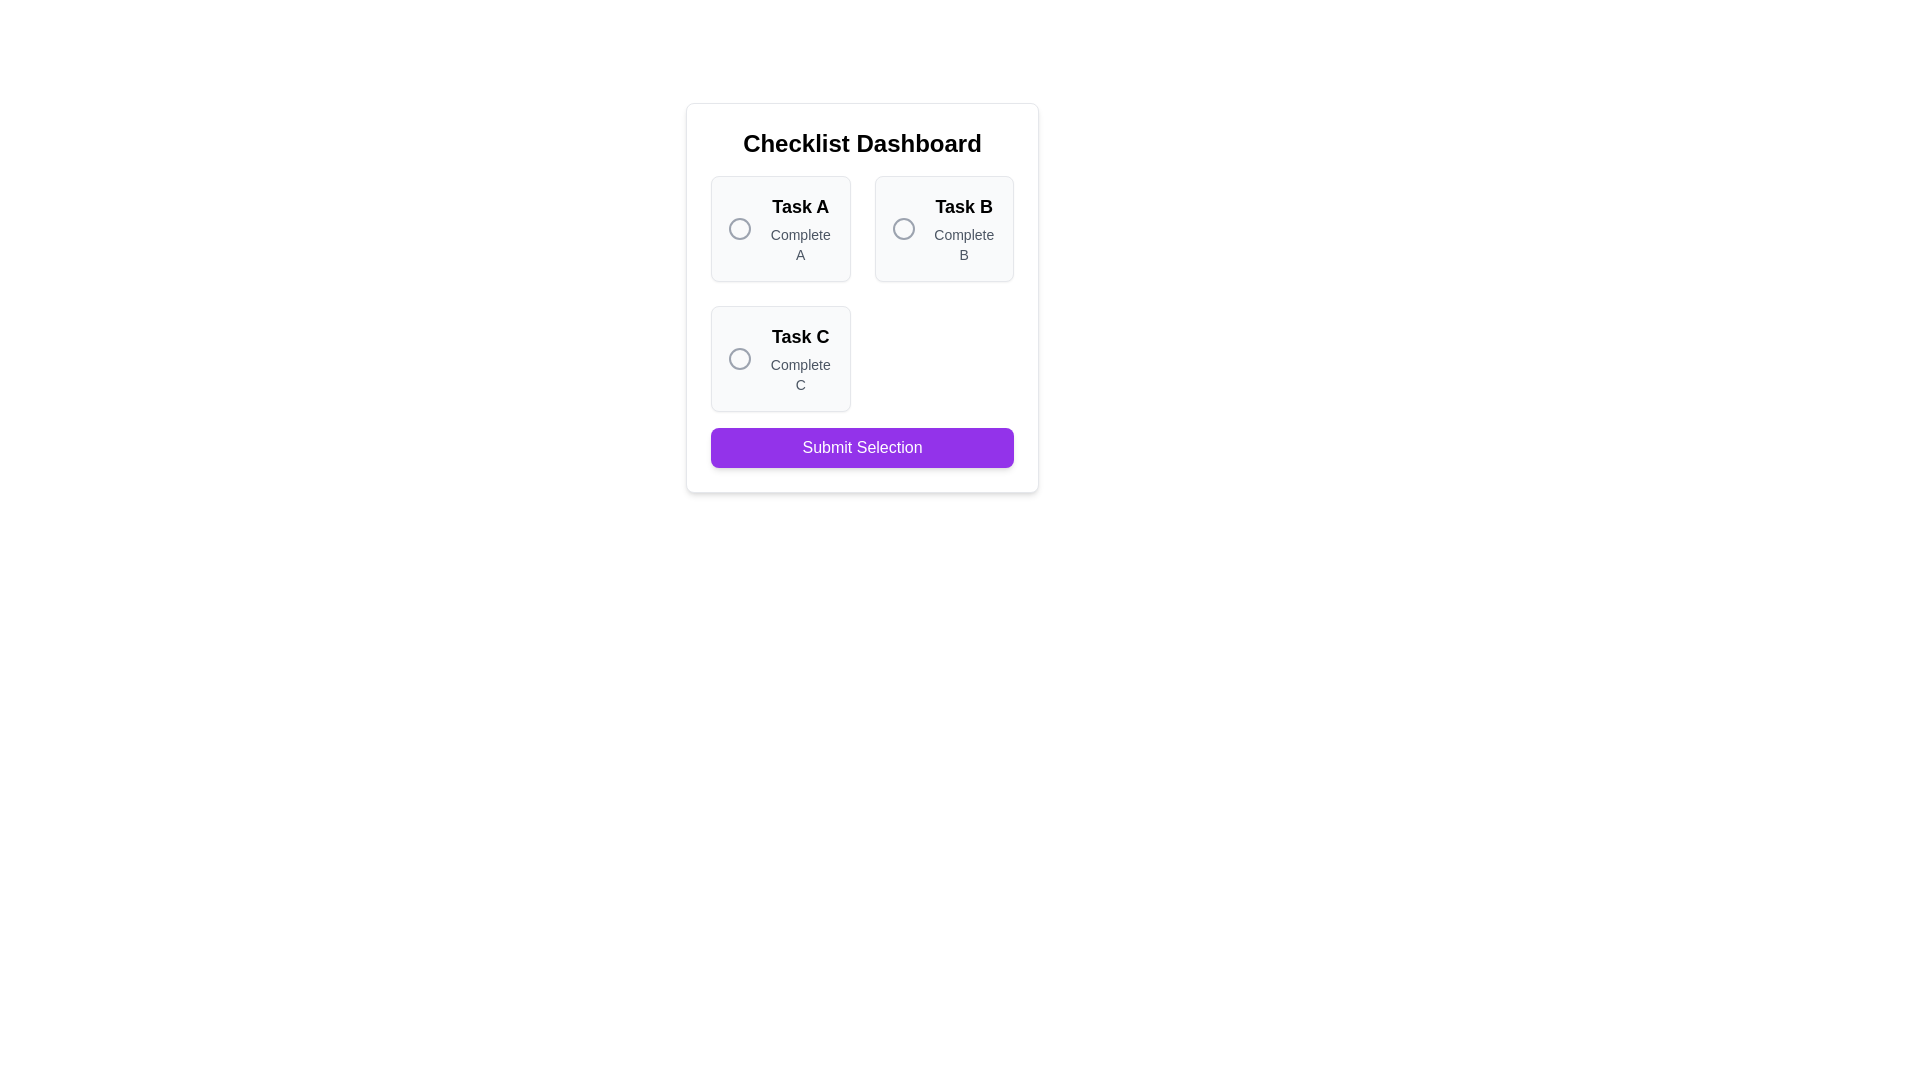  What do you see at coordinates (800, 207) in the screenshot?
I see `text label that reads 'Task A.' which is styled in bold and larger font, located in the upper-left quadrant of the interface` at bounding box center [800, 207].